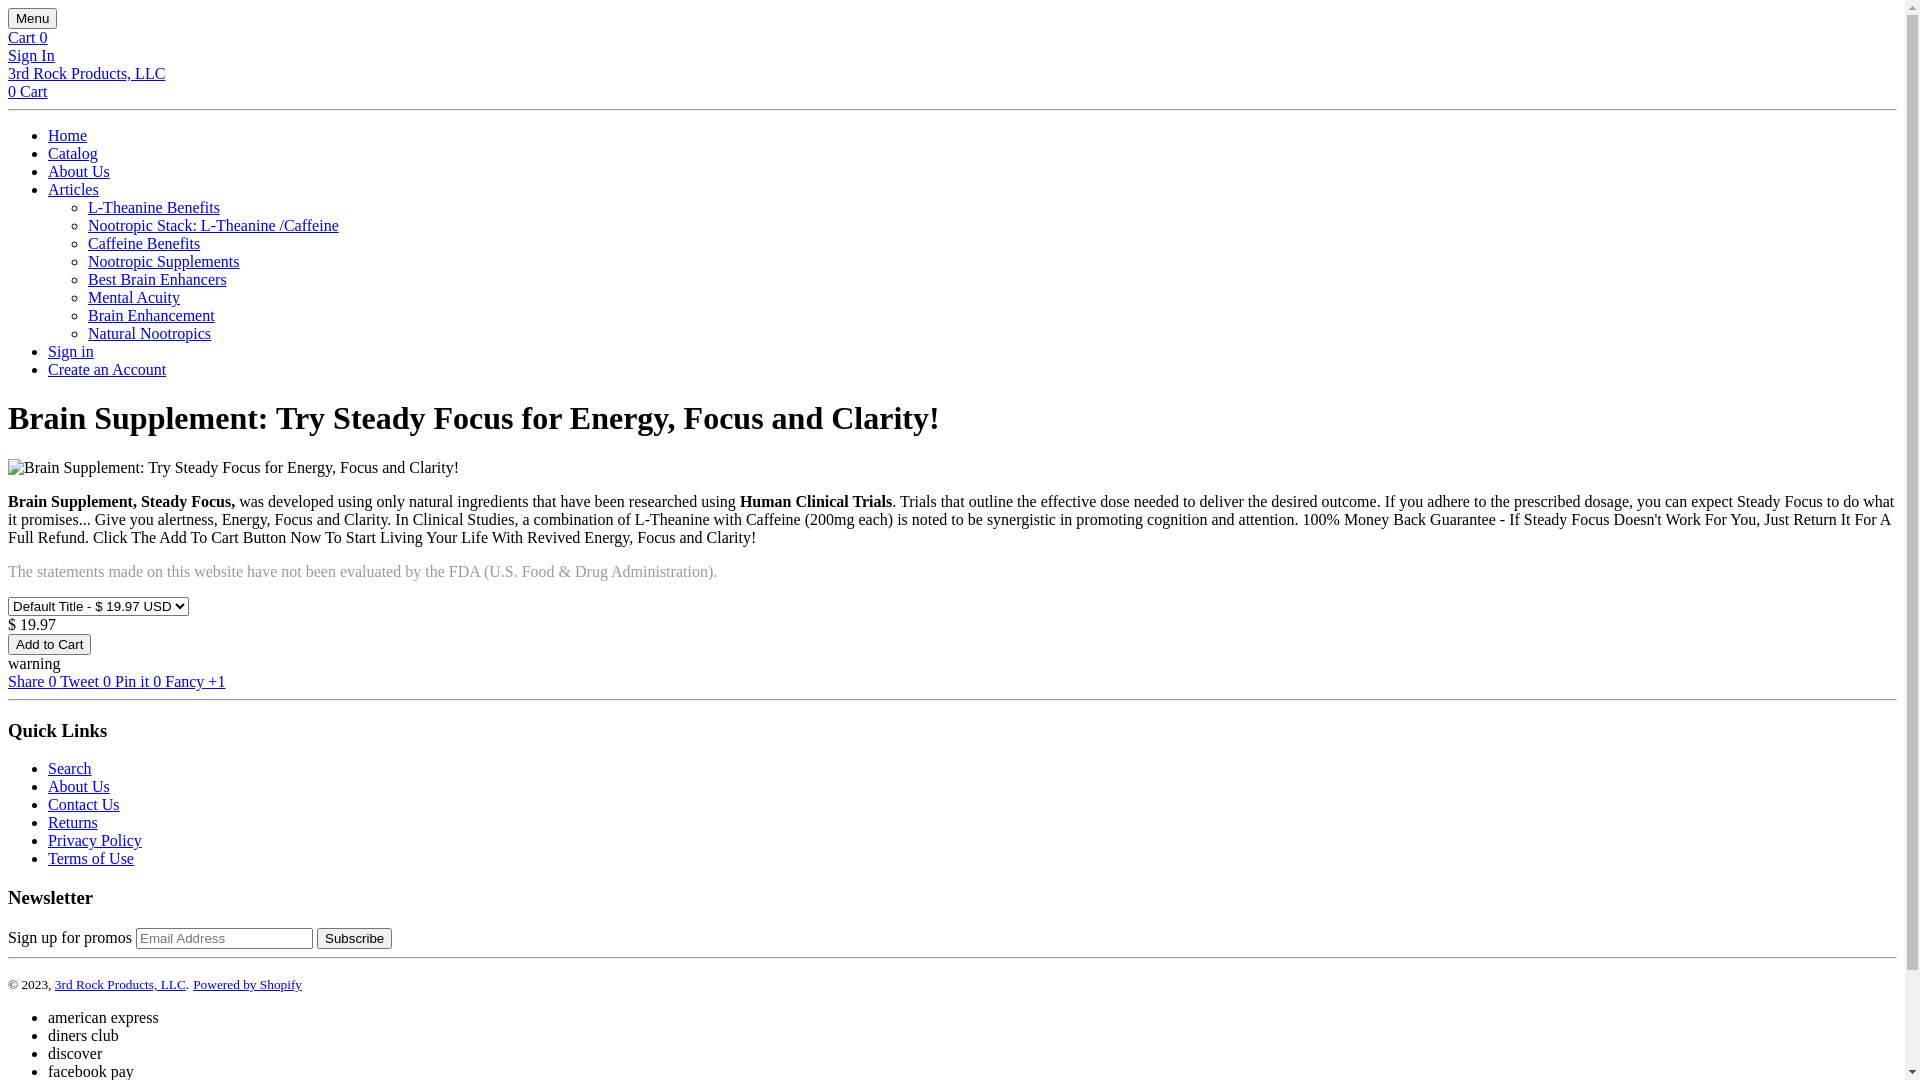  I want to click on 'Sign In', so click(8, 54).